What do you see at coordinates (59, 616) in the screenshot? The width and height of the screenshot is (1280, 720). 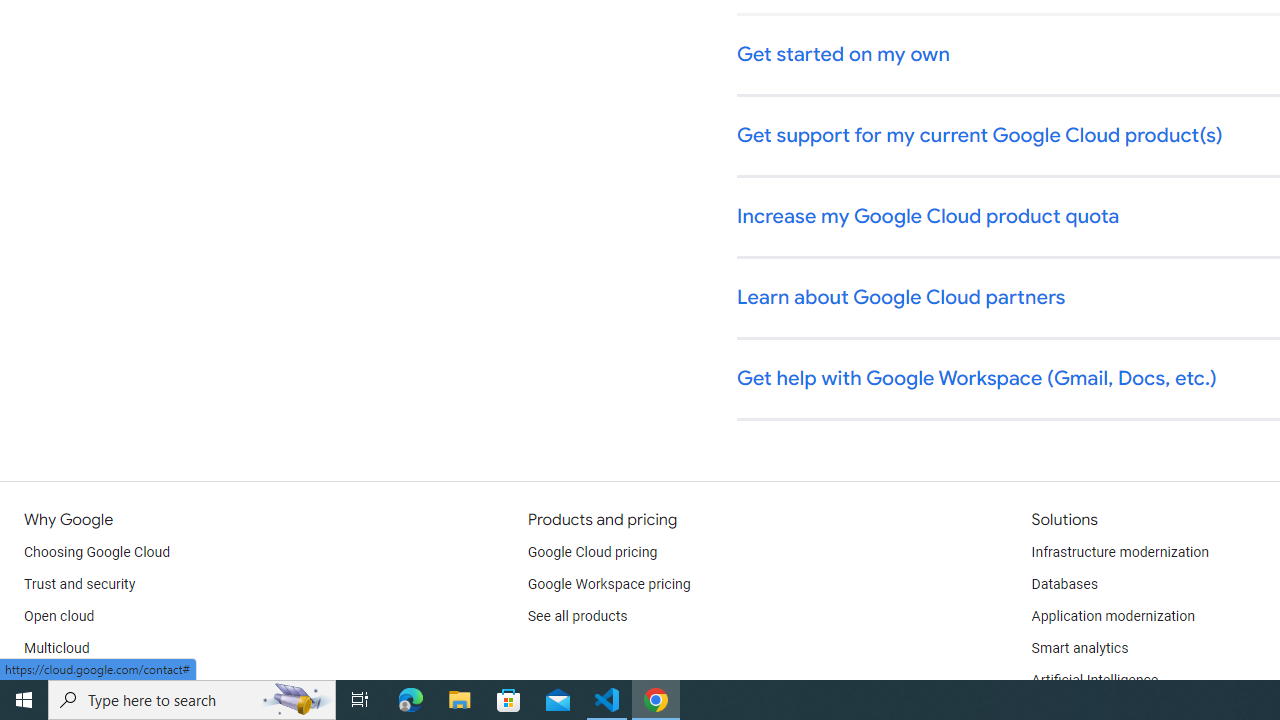 I see `'Open cloud'` at bounding box center [59, 616].